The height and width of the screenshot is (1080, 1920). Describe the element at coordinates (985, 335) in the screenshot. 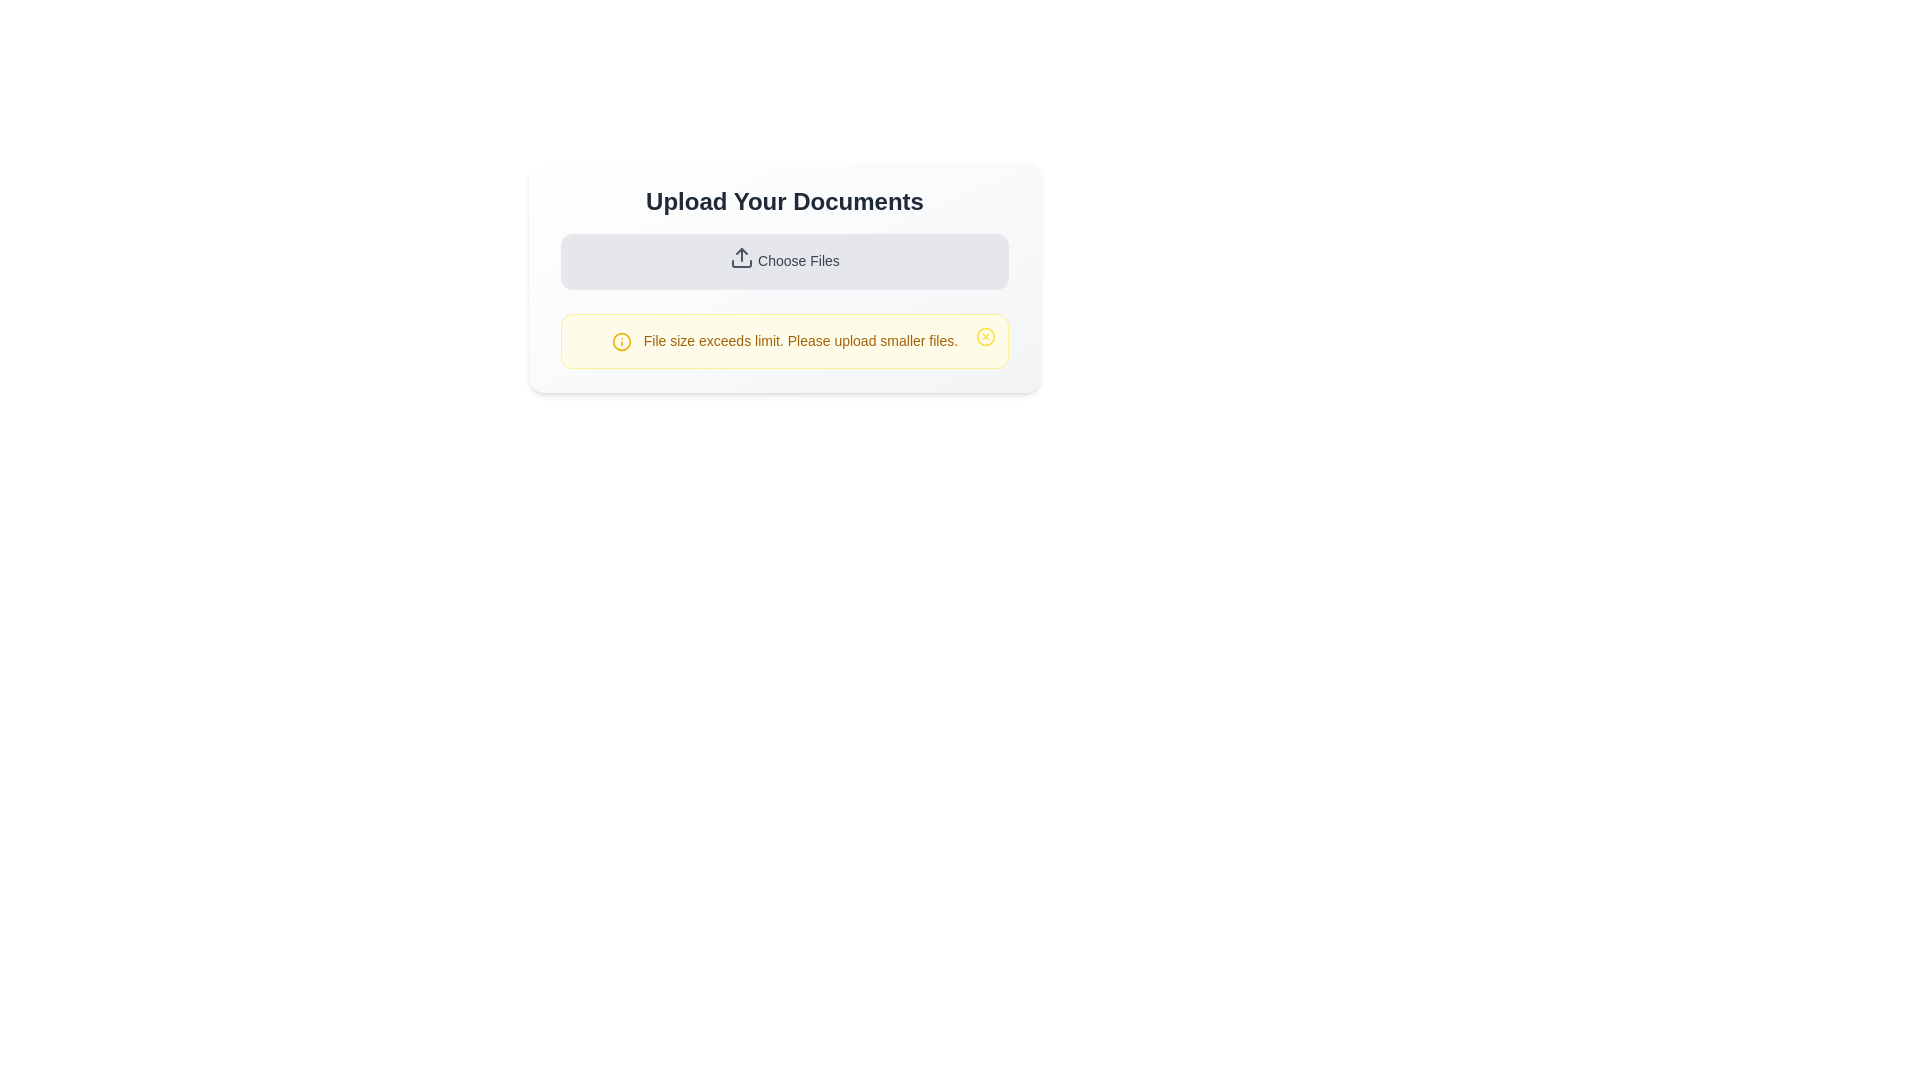

I see `the circular icon located in the top-right corner of the alert bar at the bottom of the file upload dialog, which serves as a visual indicator for dismissing or highlighting the alert` at that location.